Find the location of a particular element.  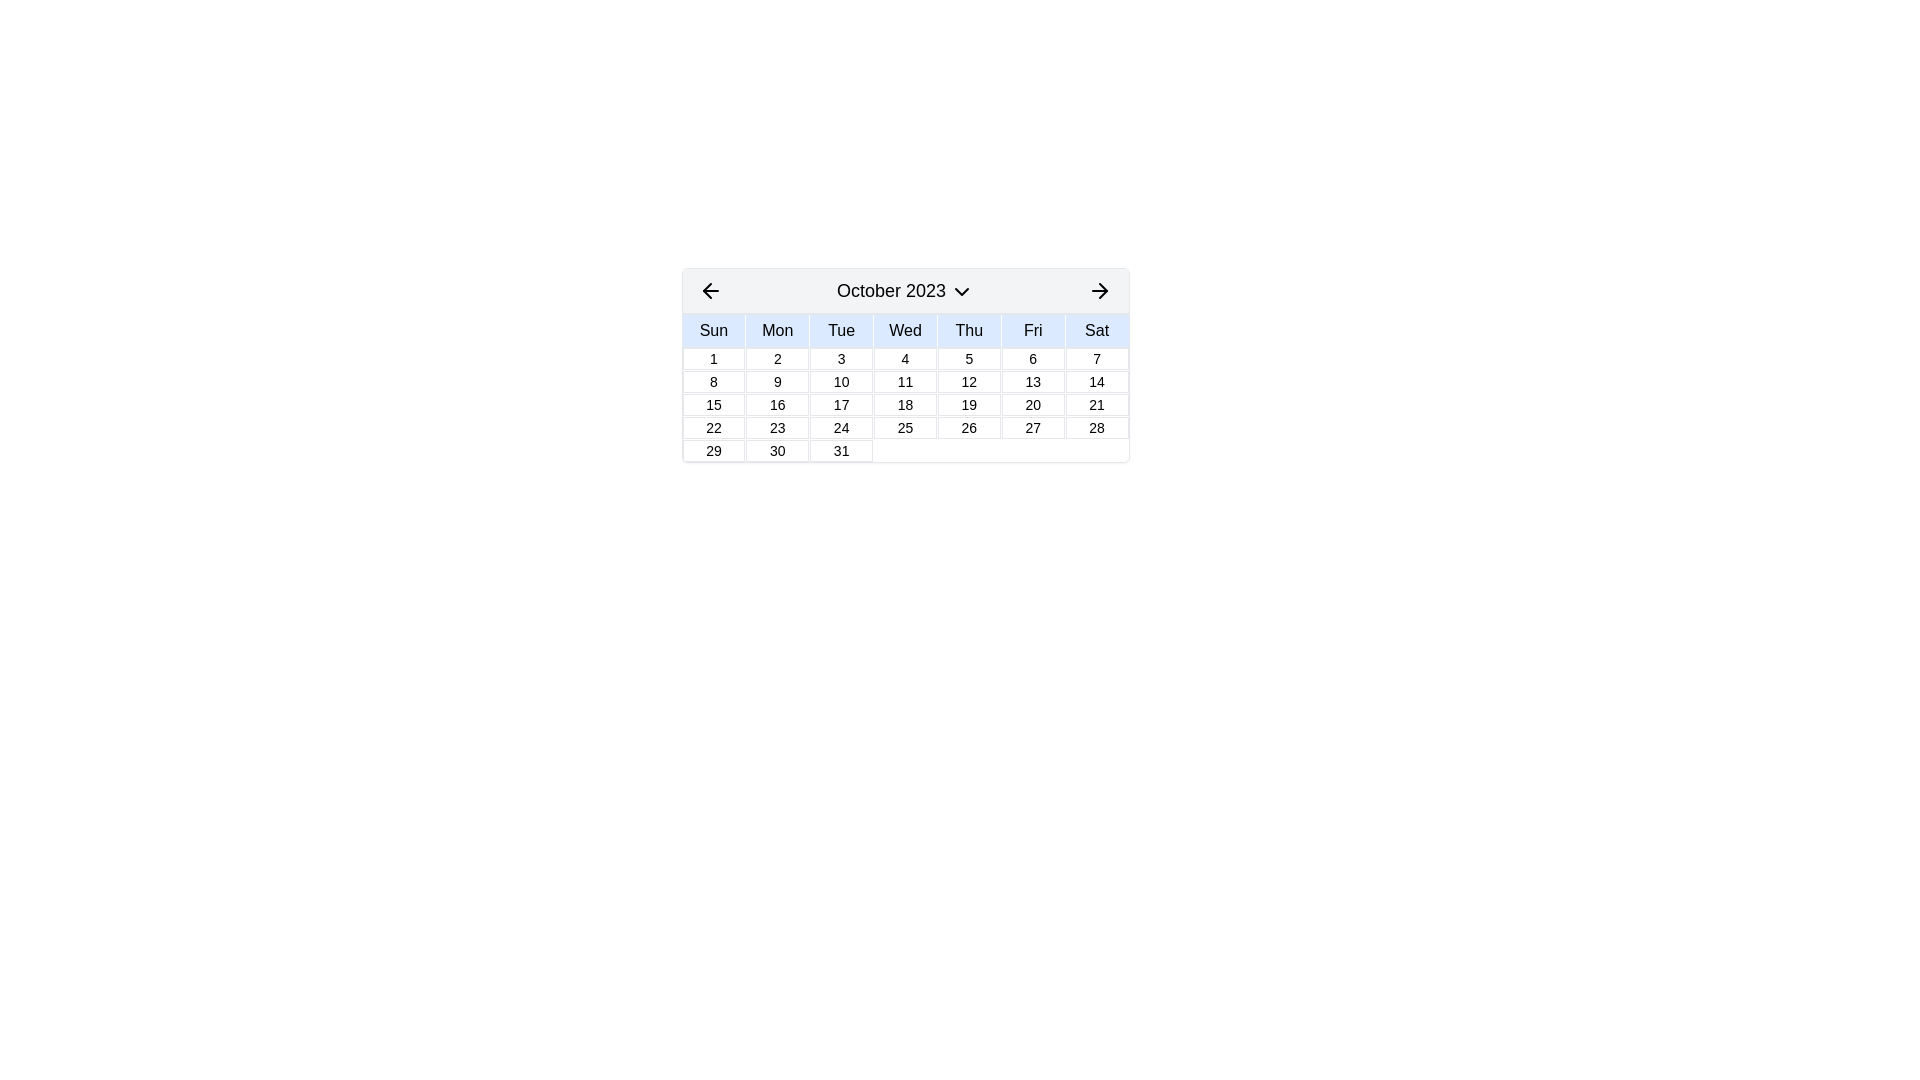

the static text label for the day abbreviation located between 'Mon' and 'Wed' in the calendar interface is located at coordinates (841, 330).